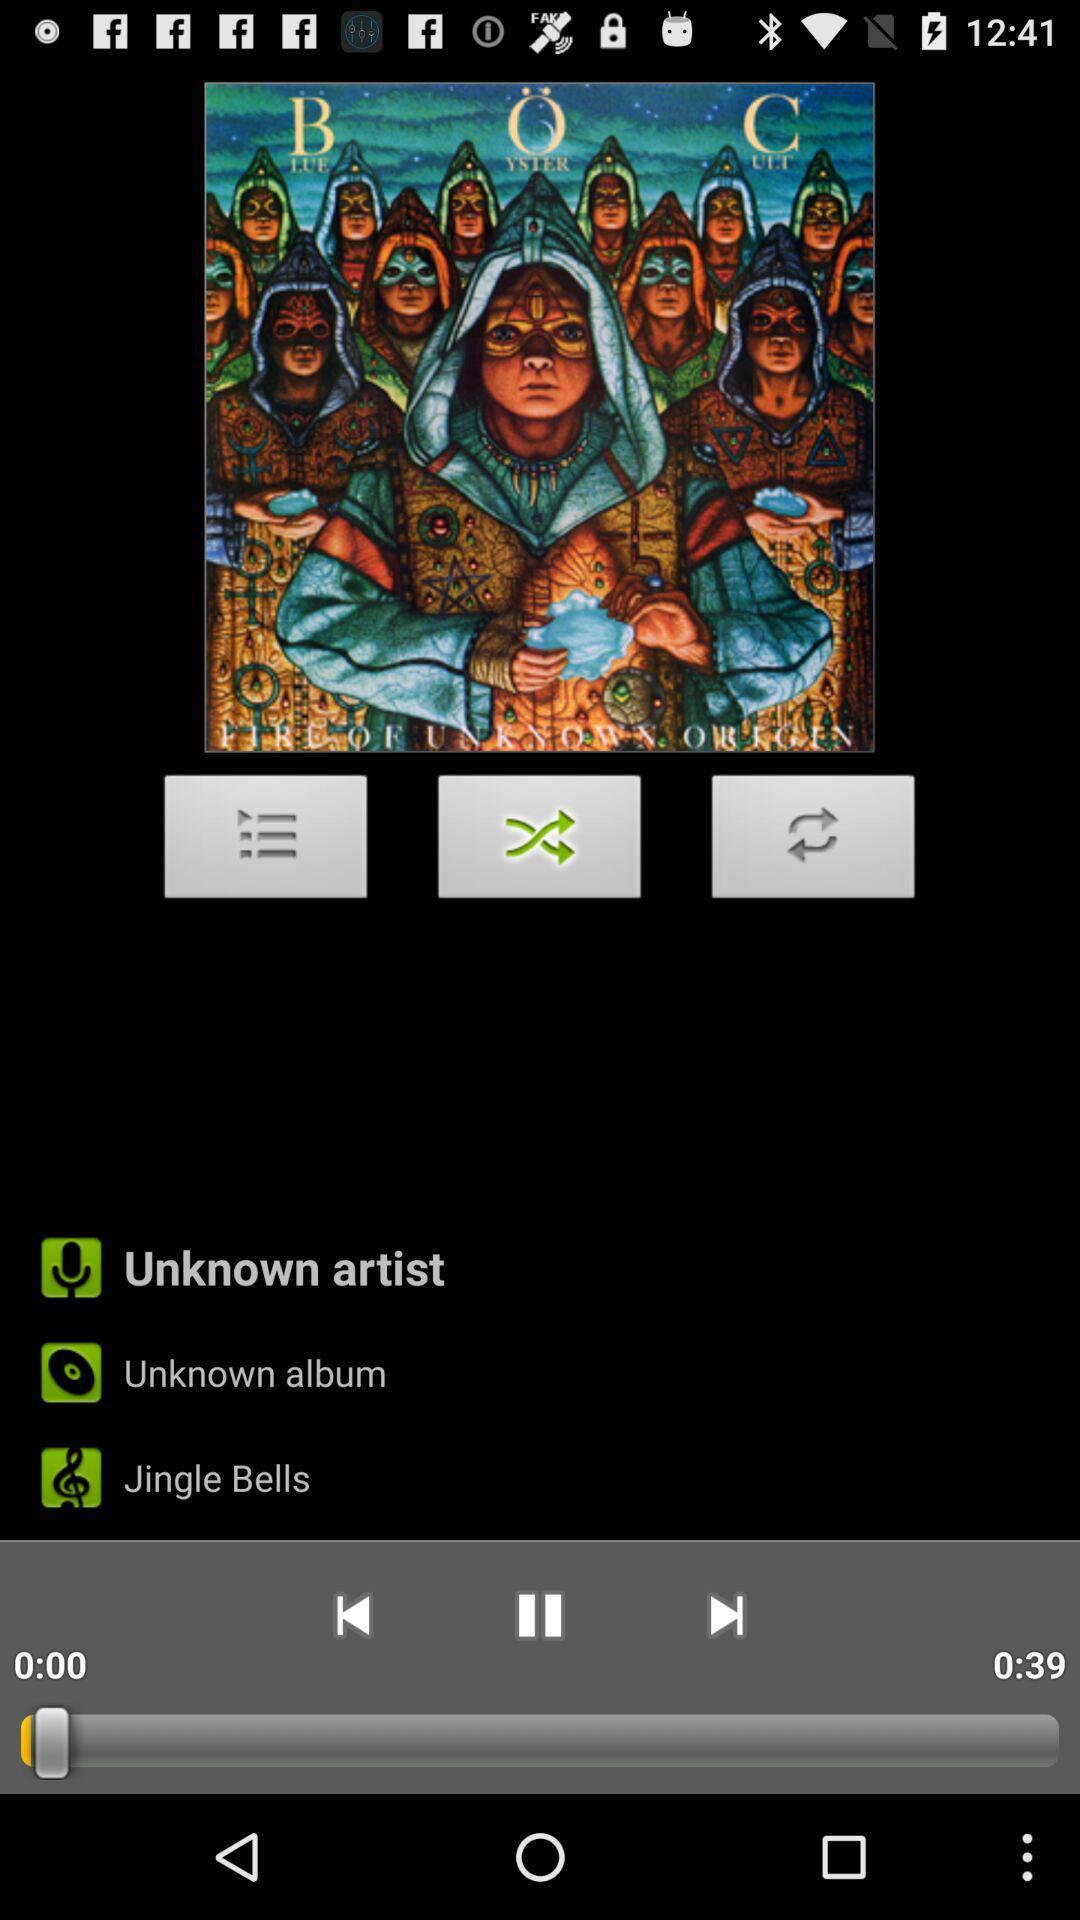  I want to click on icon on the right, so click(813, 842).